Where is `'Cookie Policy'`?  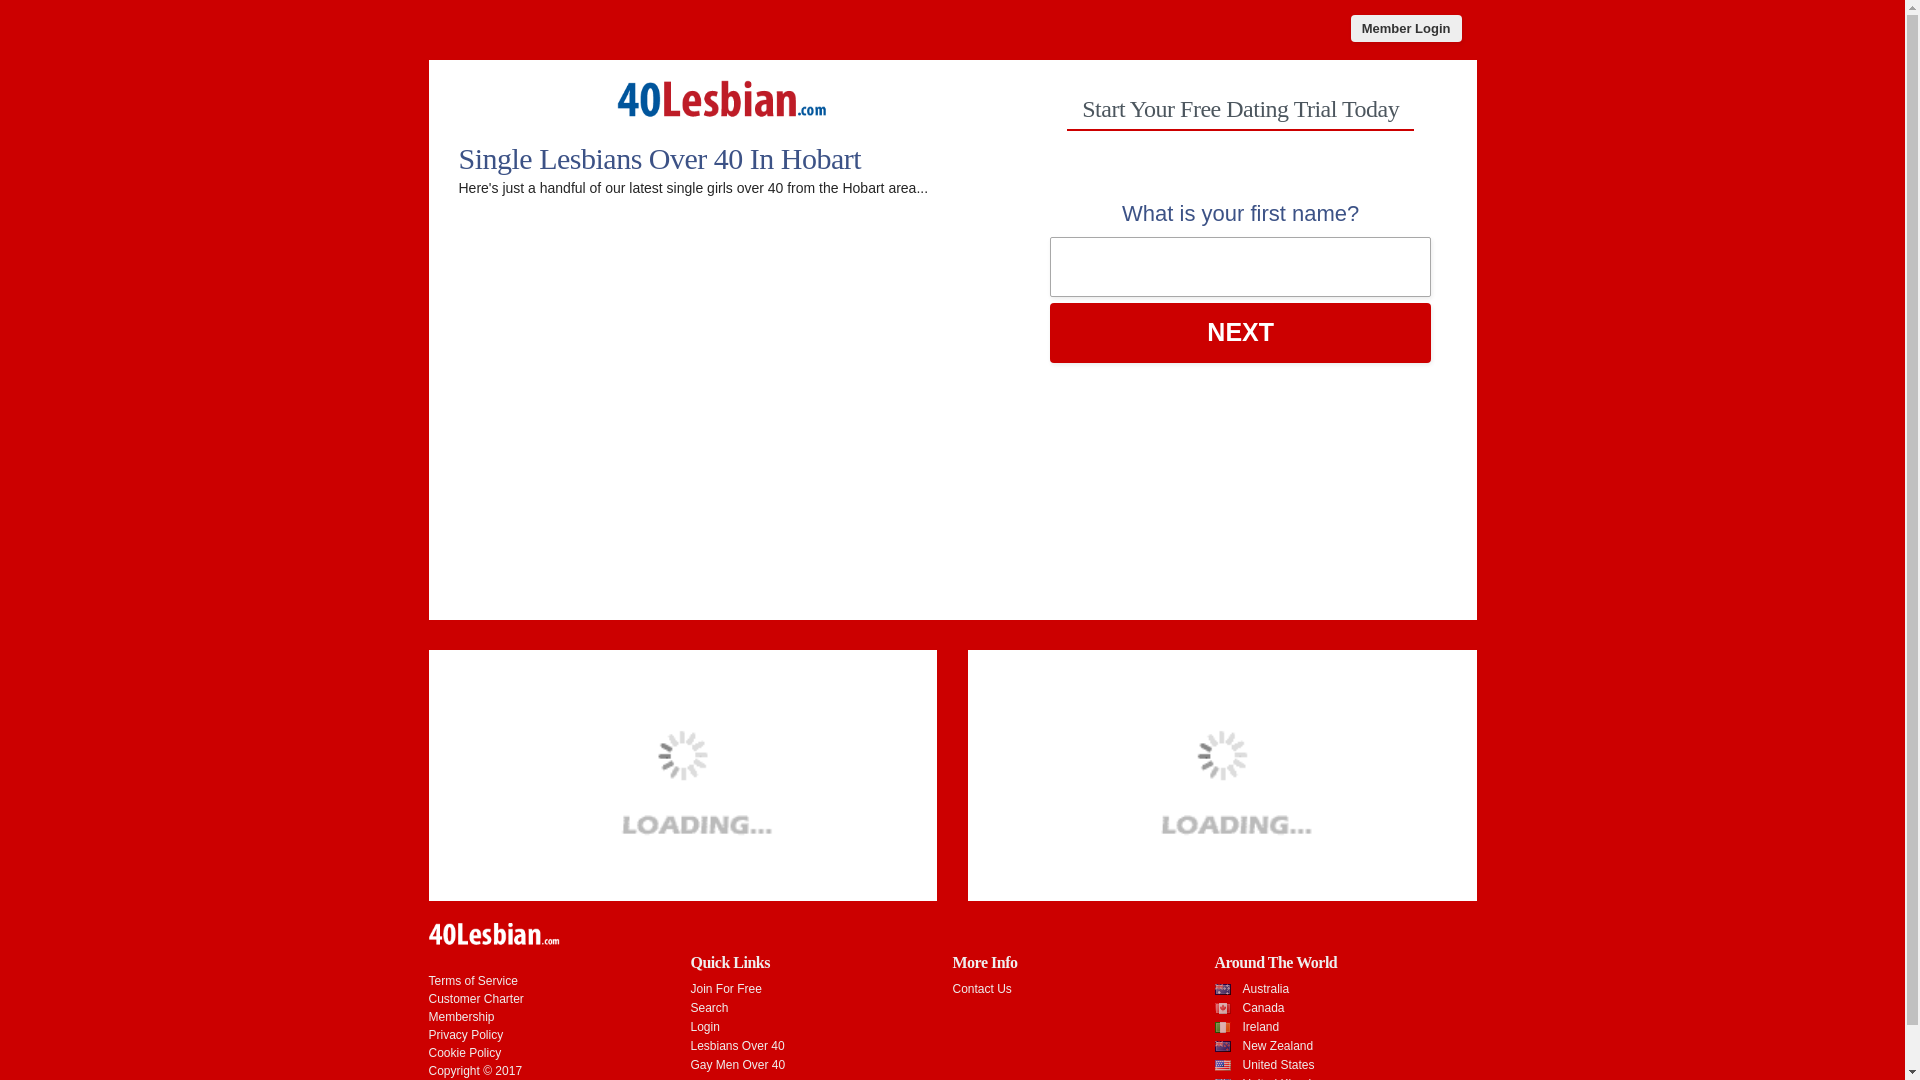 'Cookie Policy' is located at coordinates (463, 1052).